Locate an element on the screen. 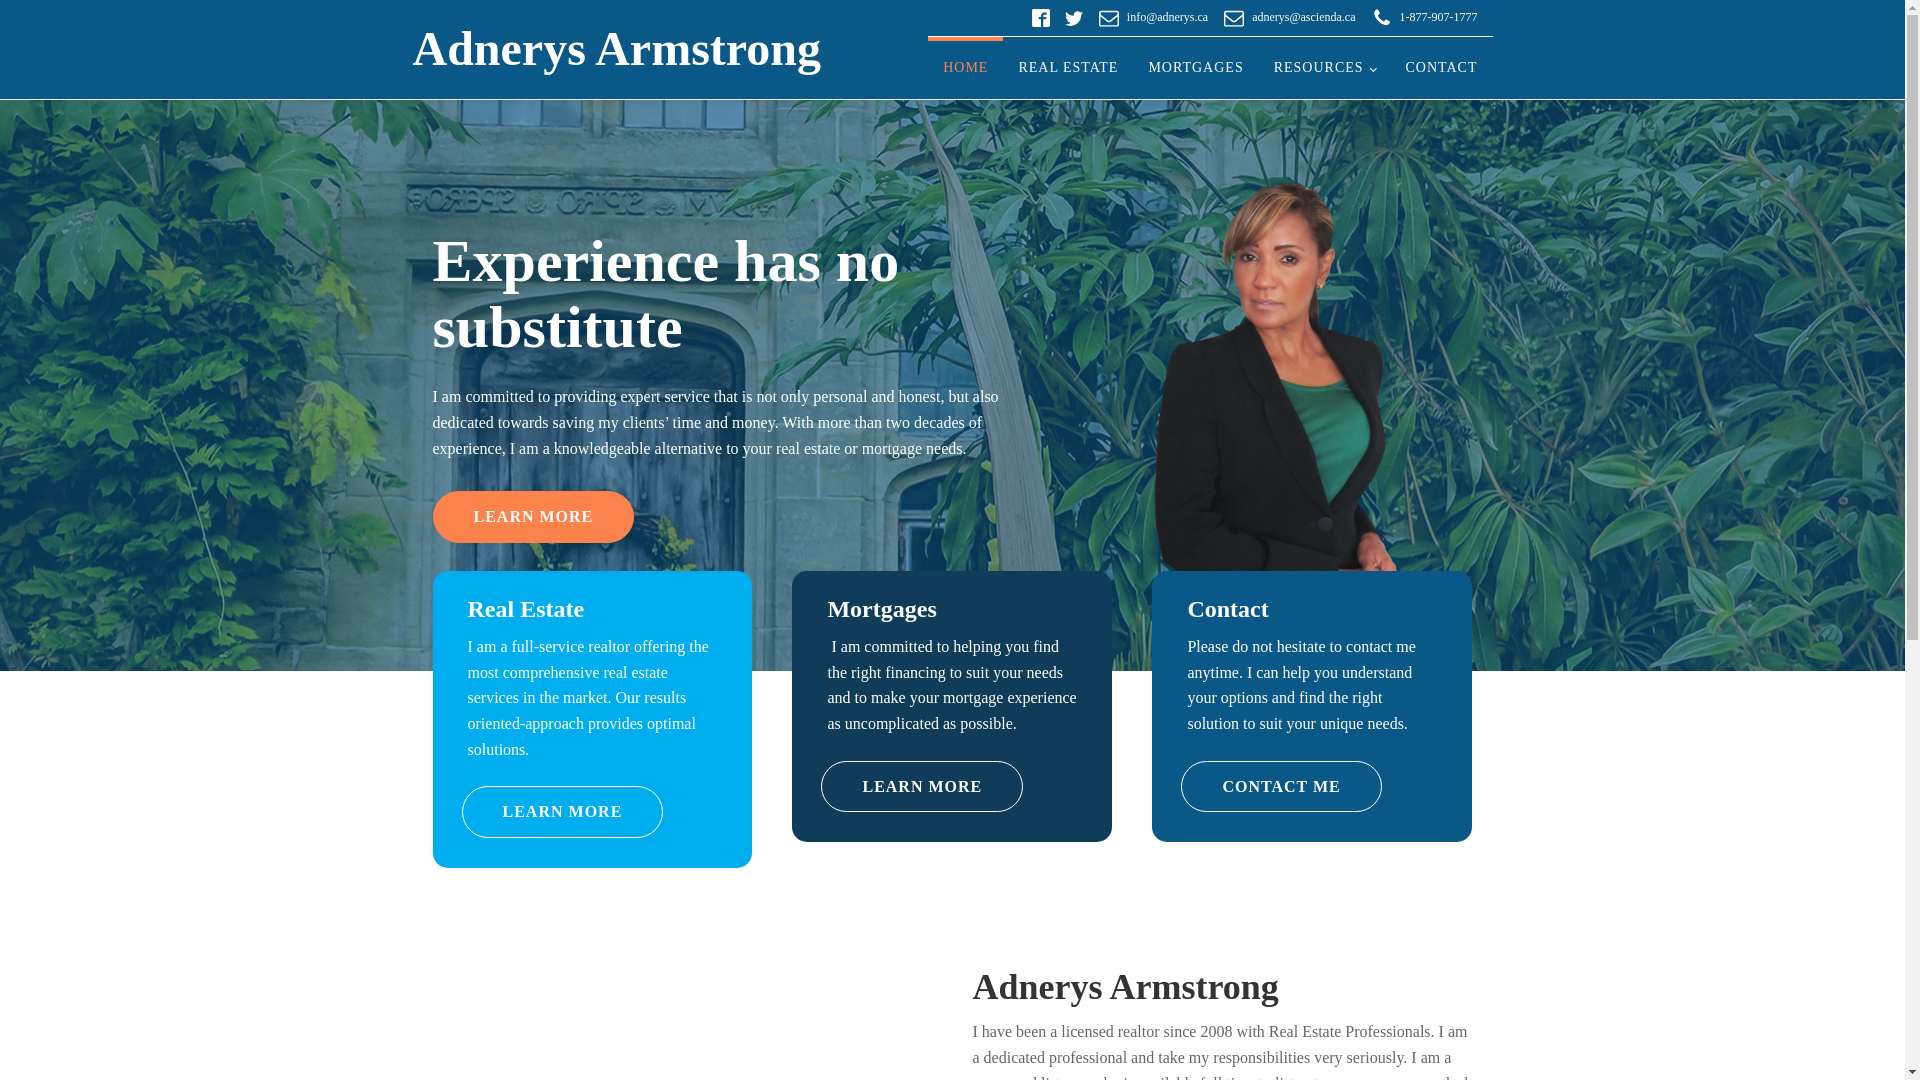  'CONTACT ME' is located at coordinates (1281, 785).